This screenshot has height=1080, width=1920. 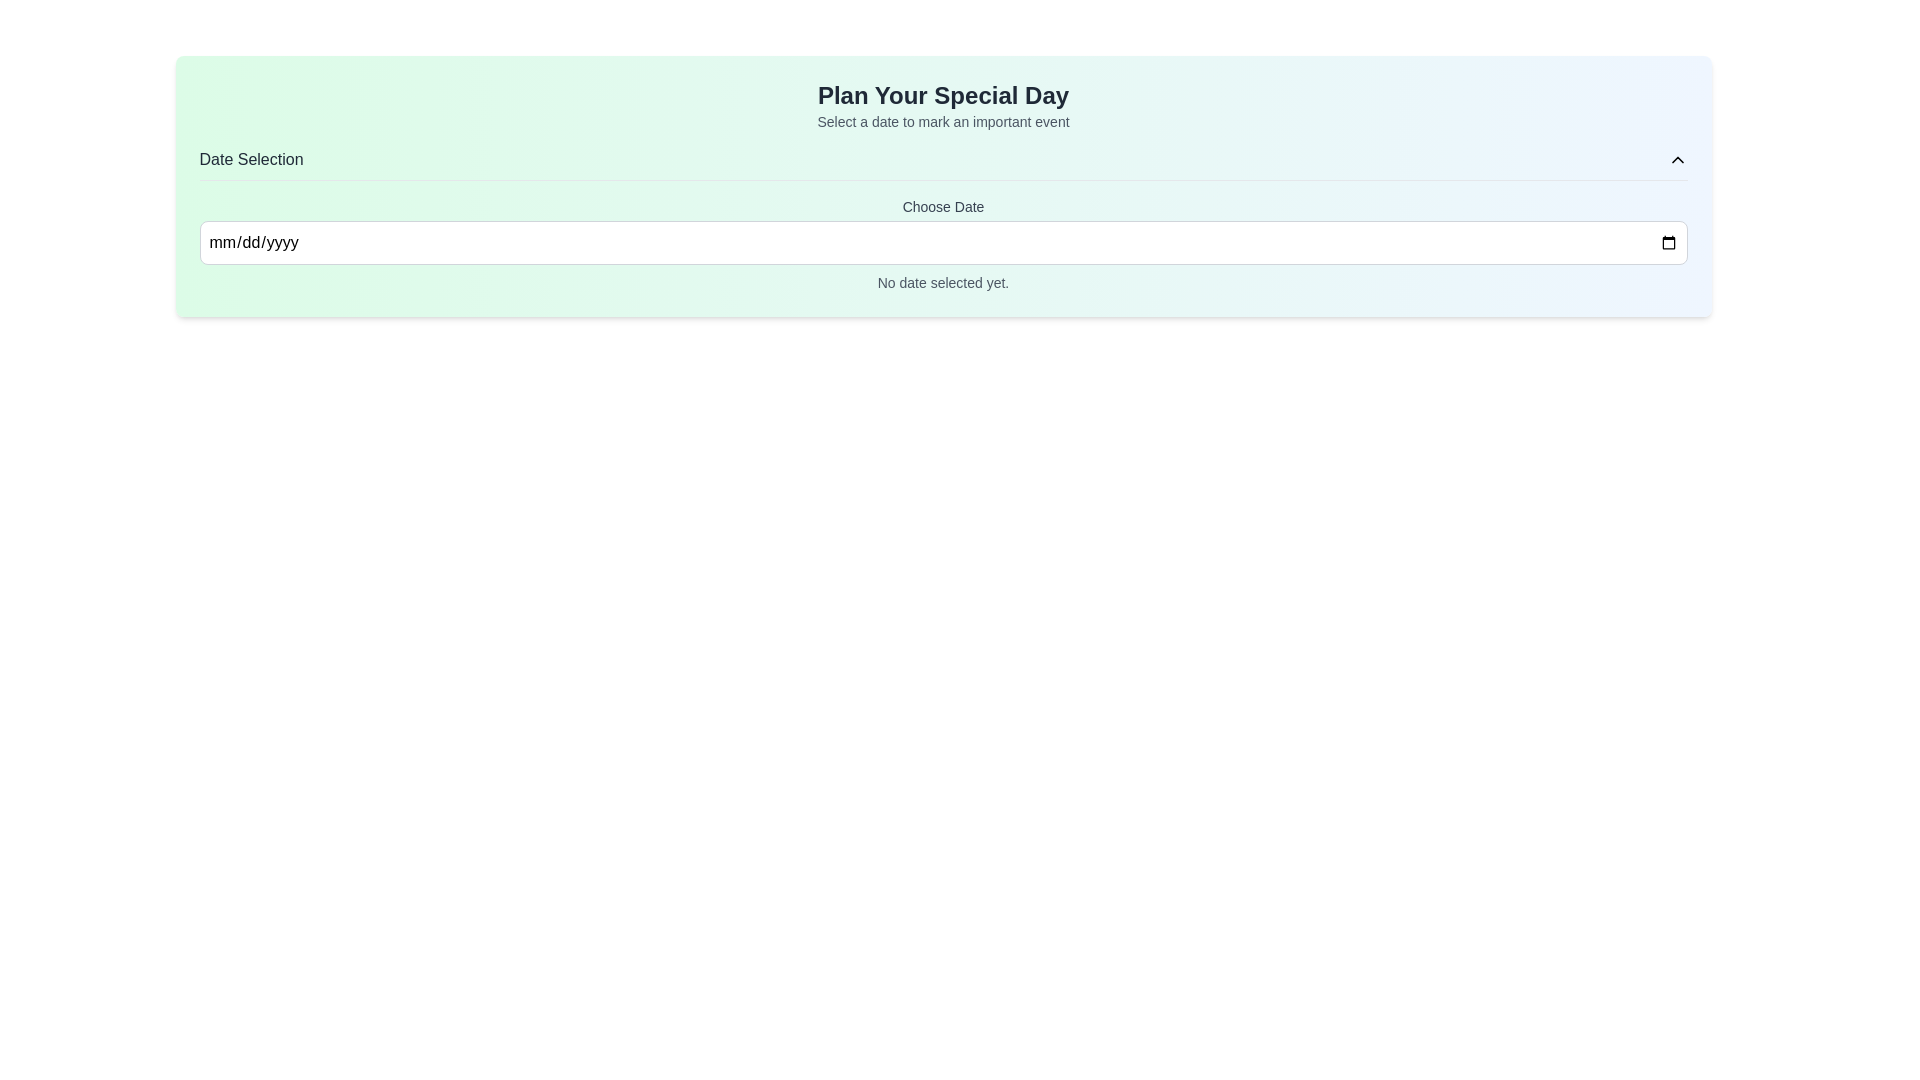 I want to click on the small upward-pointing triangular icon button located in the header section labeled 'Date Selection', so click(x=1677, y=158).